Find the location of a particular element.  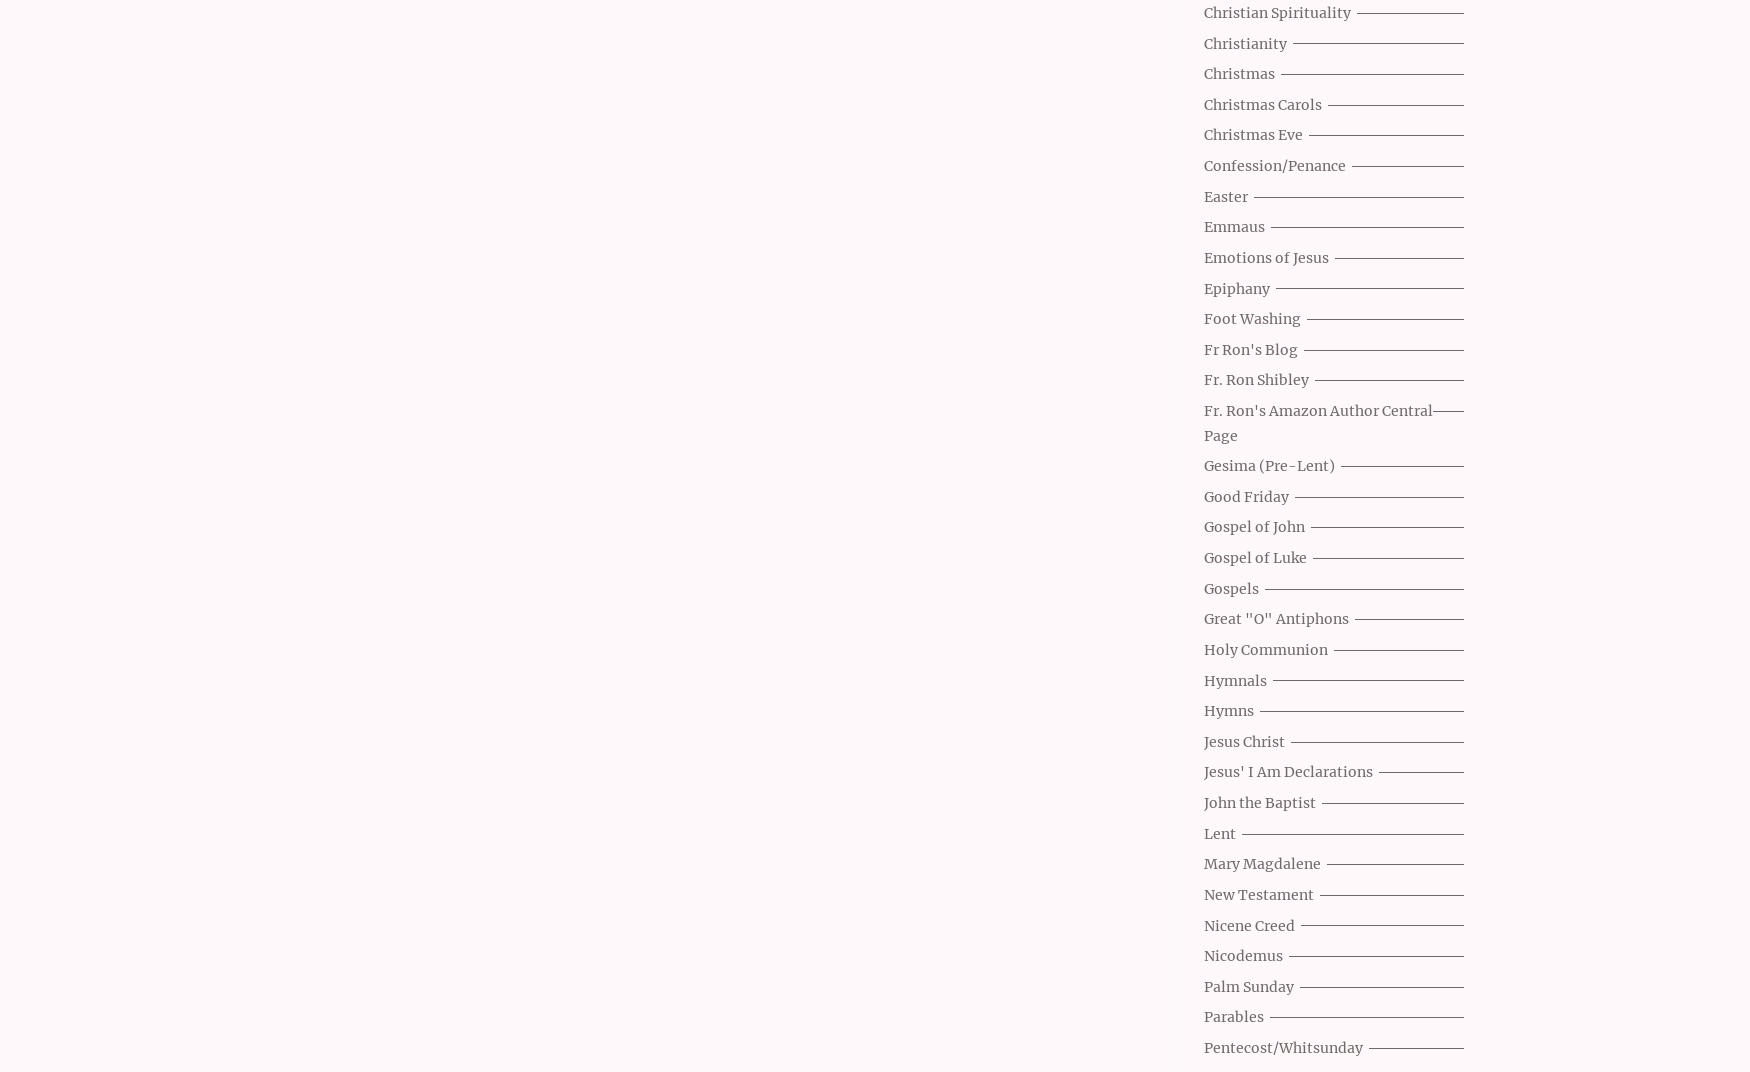

'Confession/Penance' is located at coordinates (1274, 165).